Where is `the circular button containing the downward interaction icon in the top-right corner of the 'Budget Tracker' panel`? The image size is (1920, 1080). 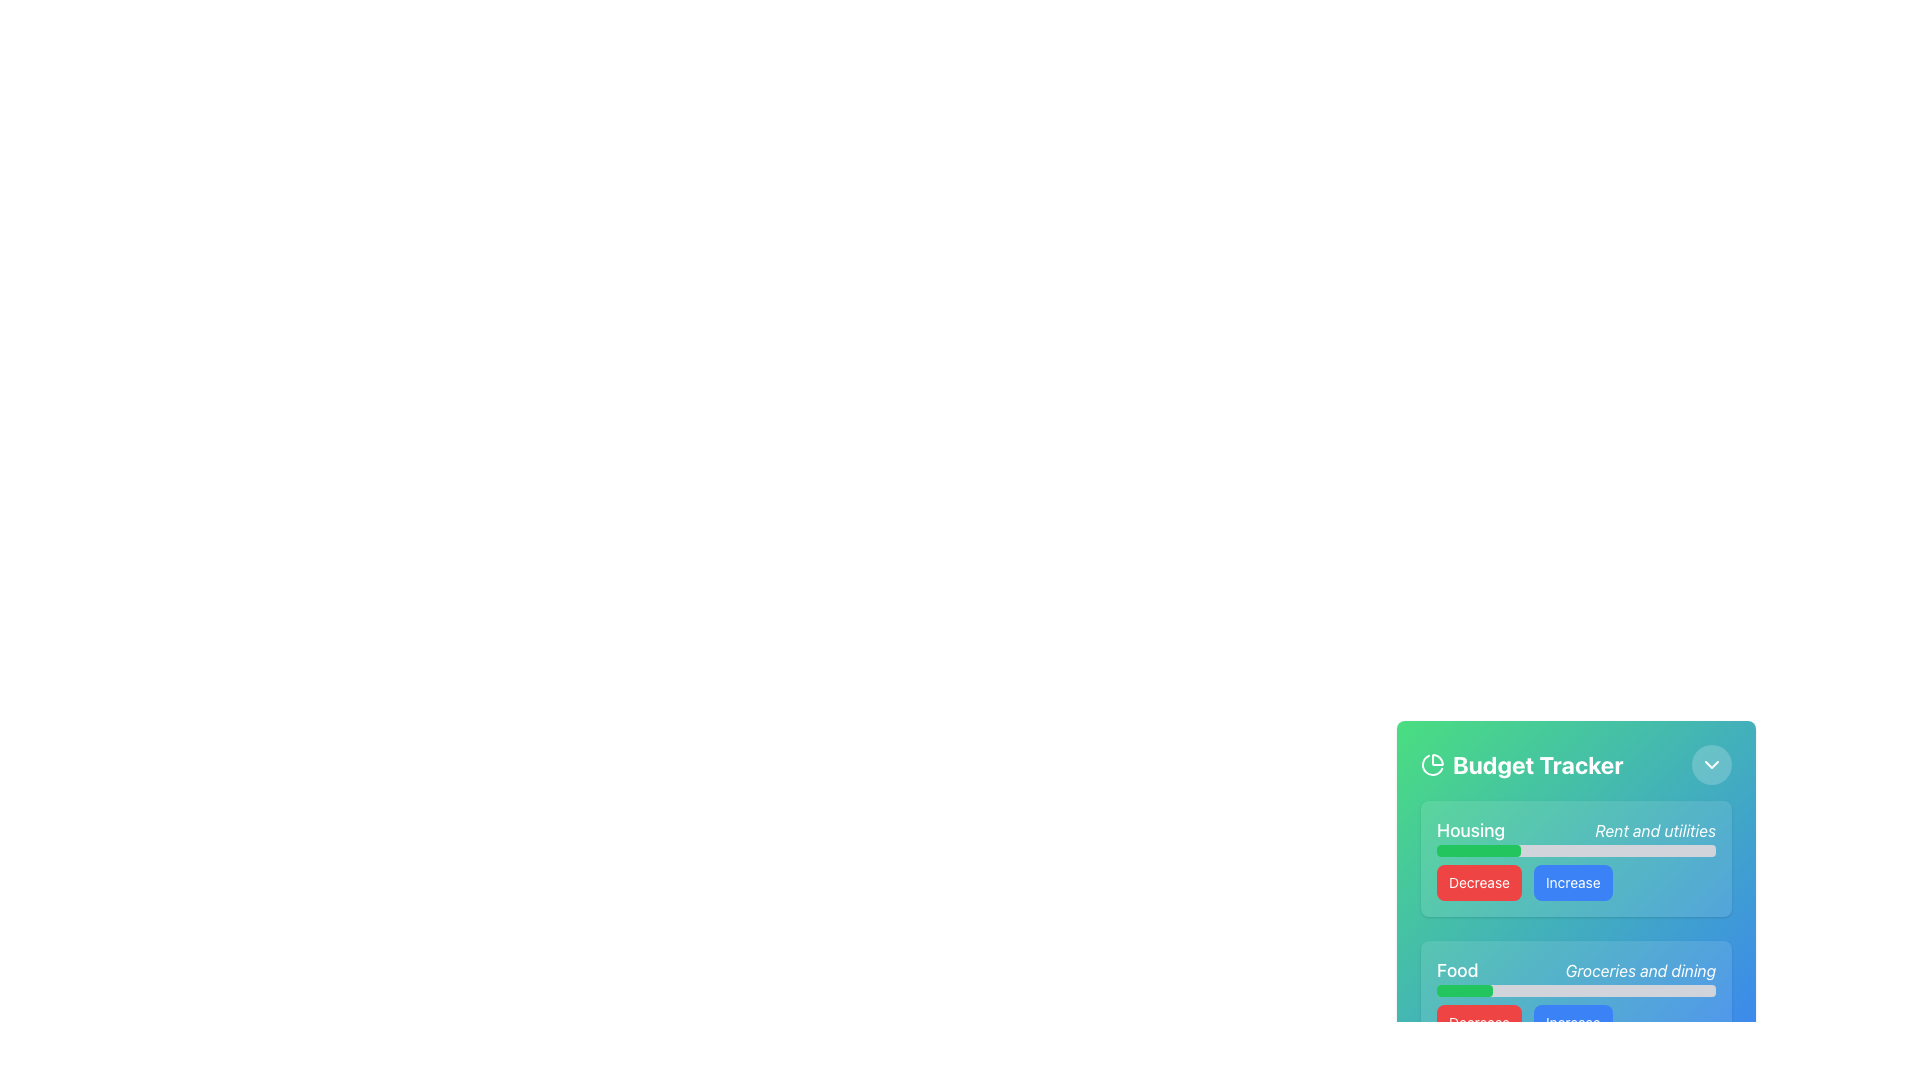
the circular button containing the downward interaction icon in the top-right corner of the 'Budget Tracker' panel is located at coordinates (1711, 764).